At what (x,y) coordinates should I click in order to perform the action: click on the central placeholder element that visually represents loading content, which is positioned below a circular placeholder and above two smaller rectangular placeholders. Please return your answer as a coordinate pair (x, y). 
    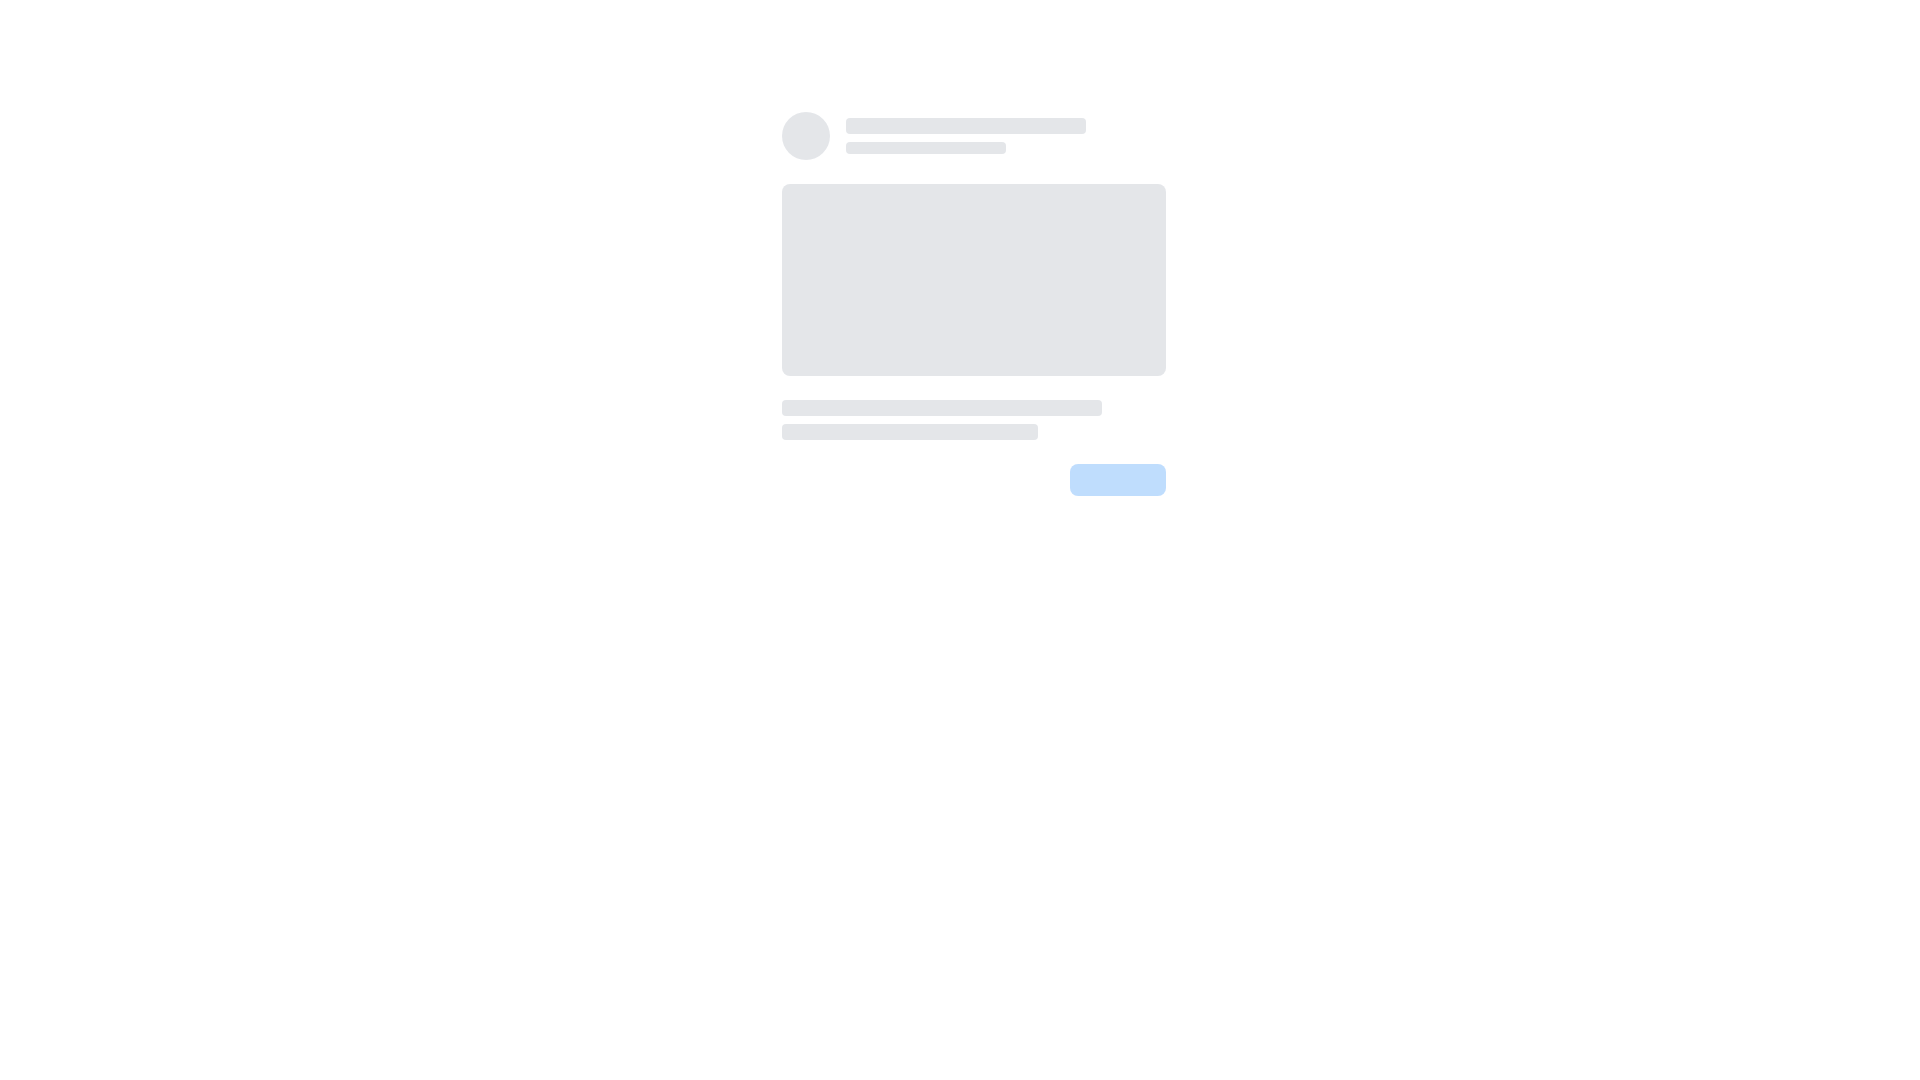
    Looking at the image, I should click on (973, 280).